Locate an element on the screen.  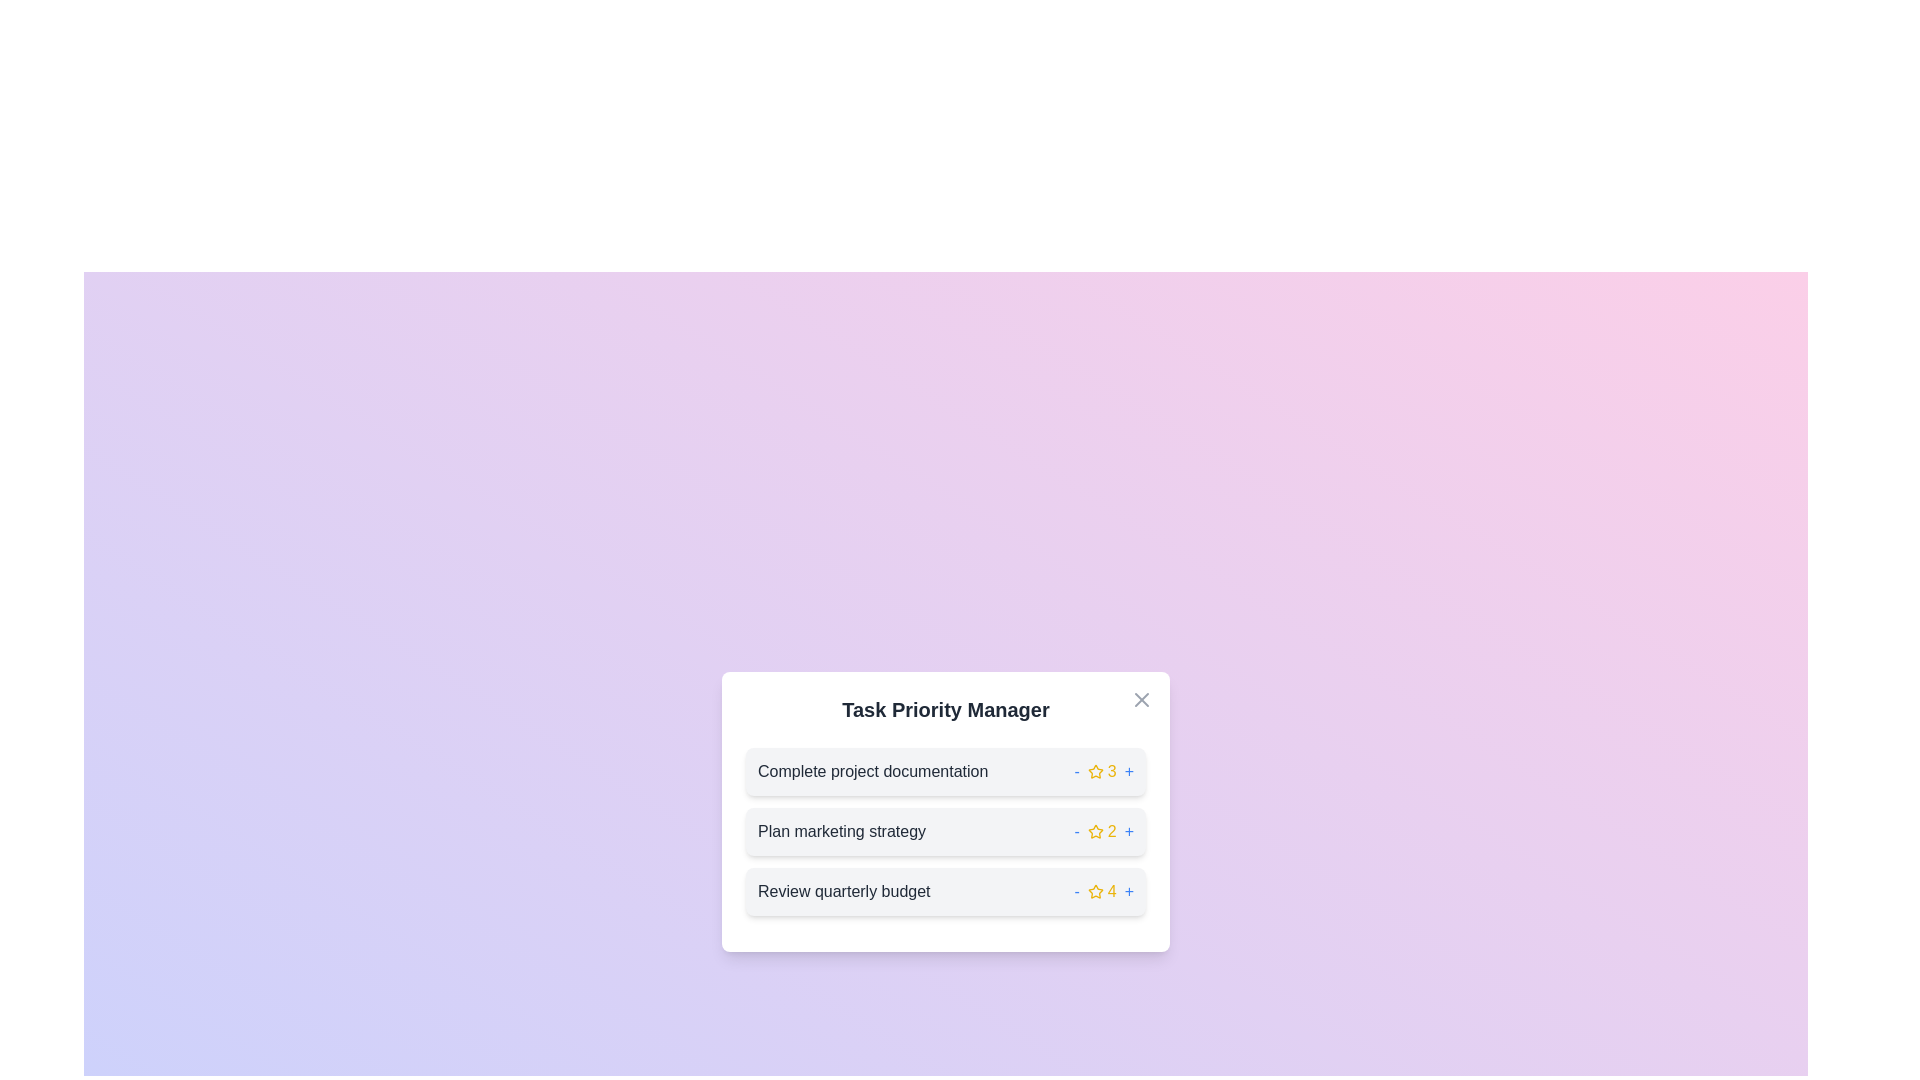
'+' button next to the task with ID 1 is located at coordinates (1129, 770).